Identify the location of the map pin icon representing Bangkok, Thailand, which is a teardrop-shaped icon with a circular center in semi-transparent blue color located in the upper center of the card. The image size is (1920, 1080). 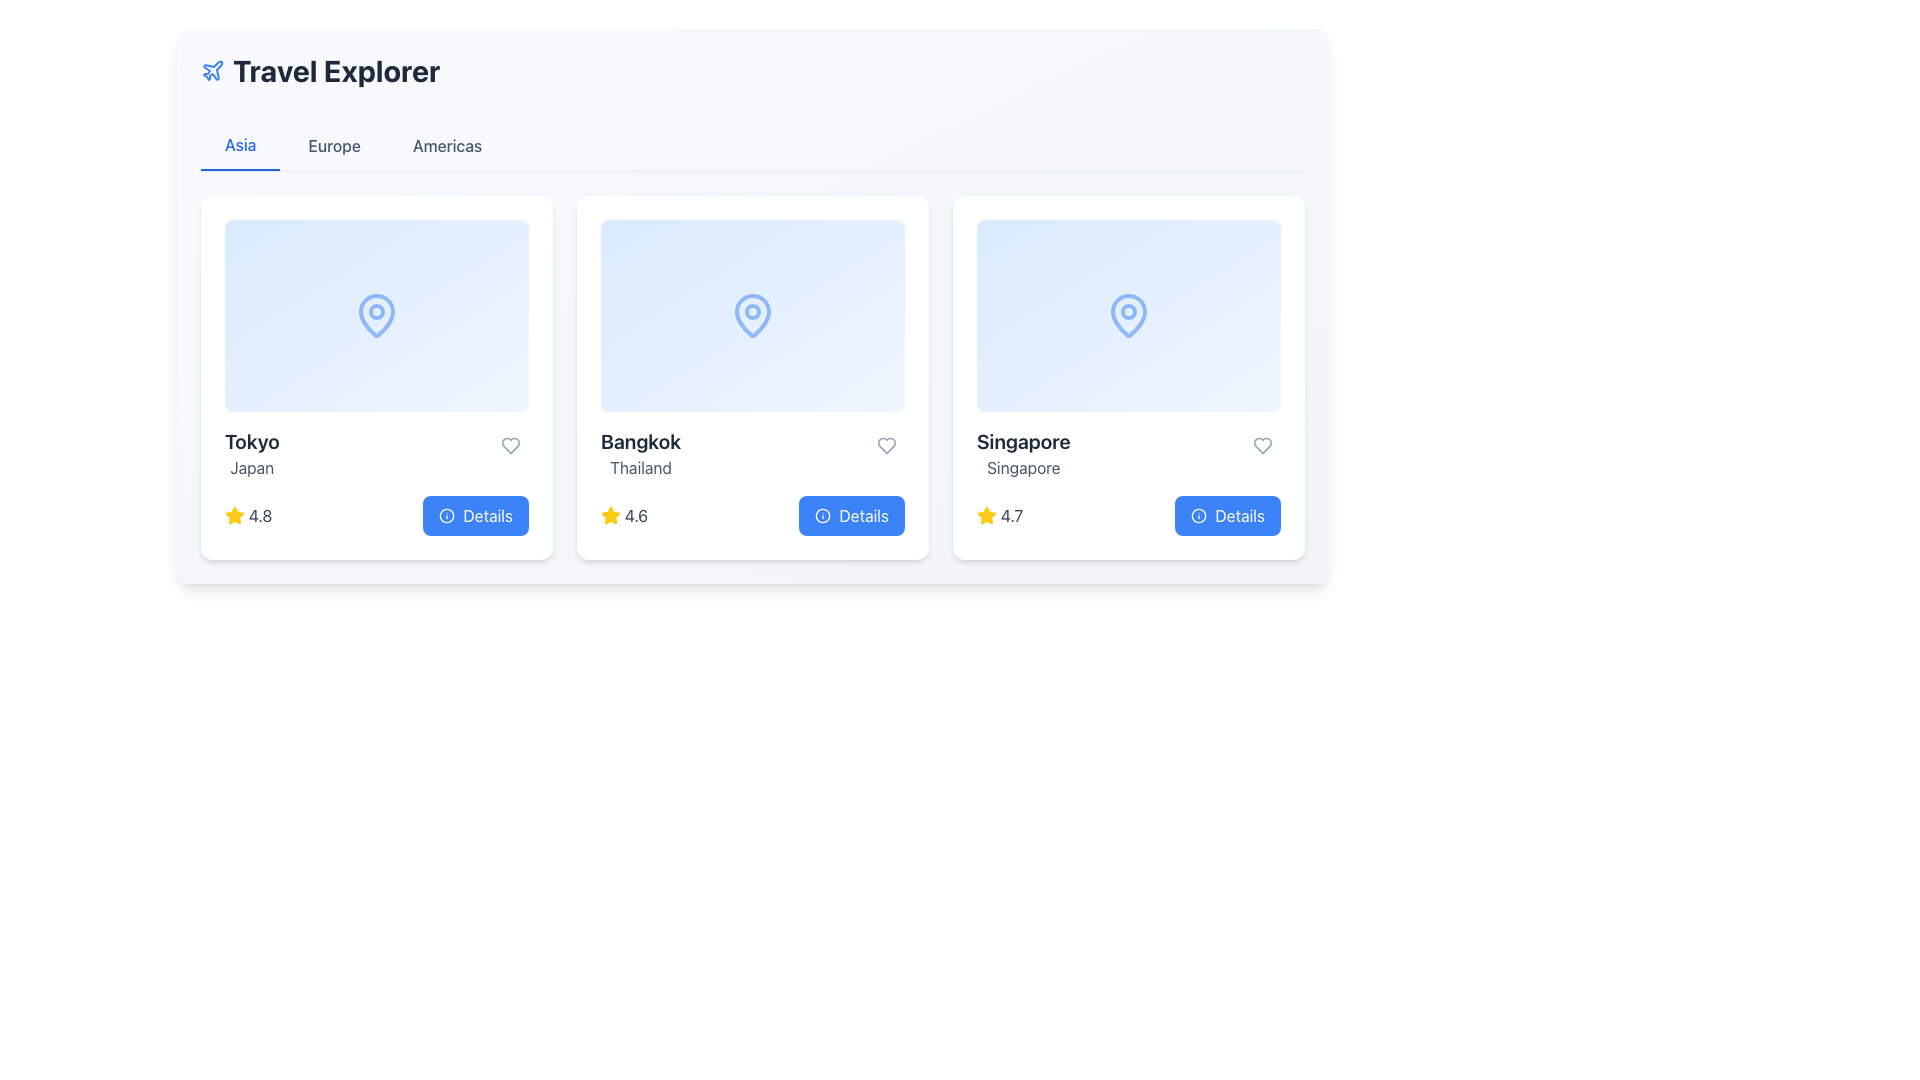
(752, 315).